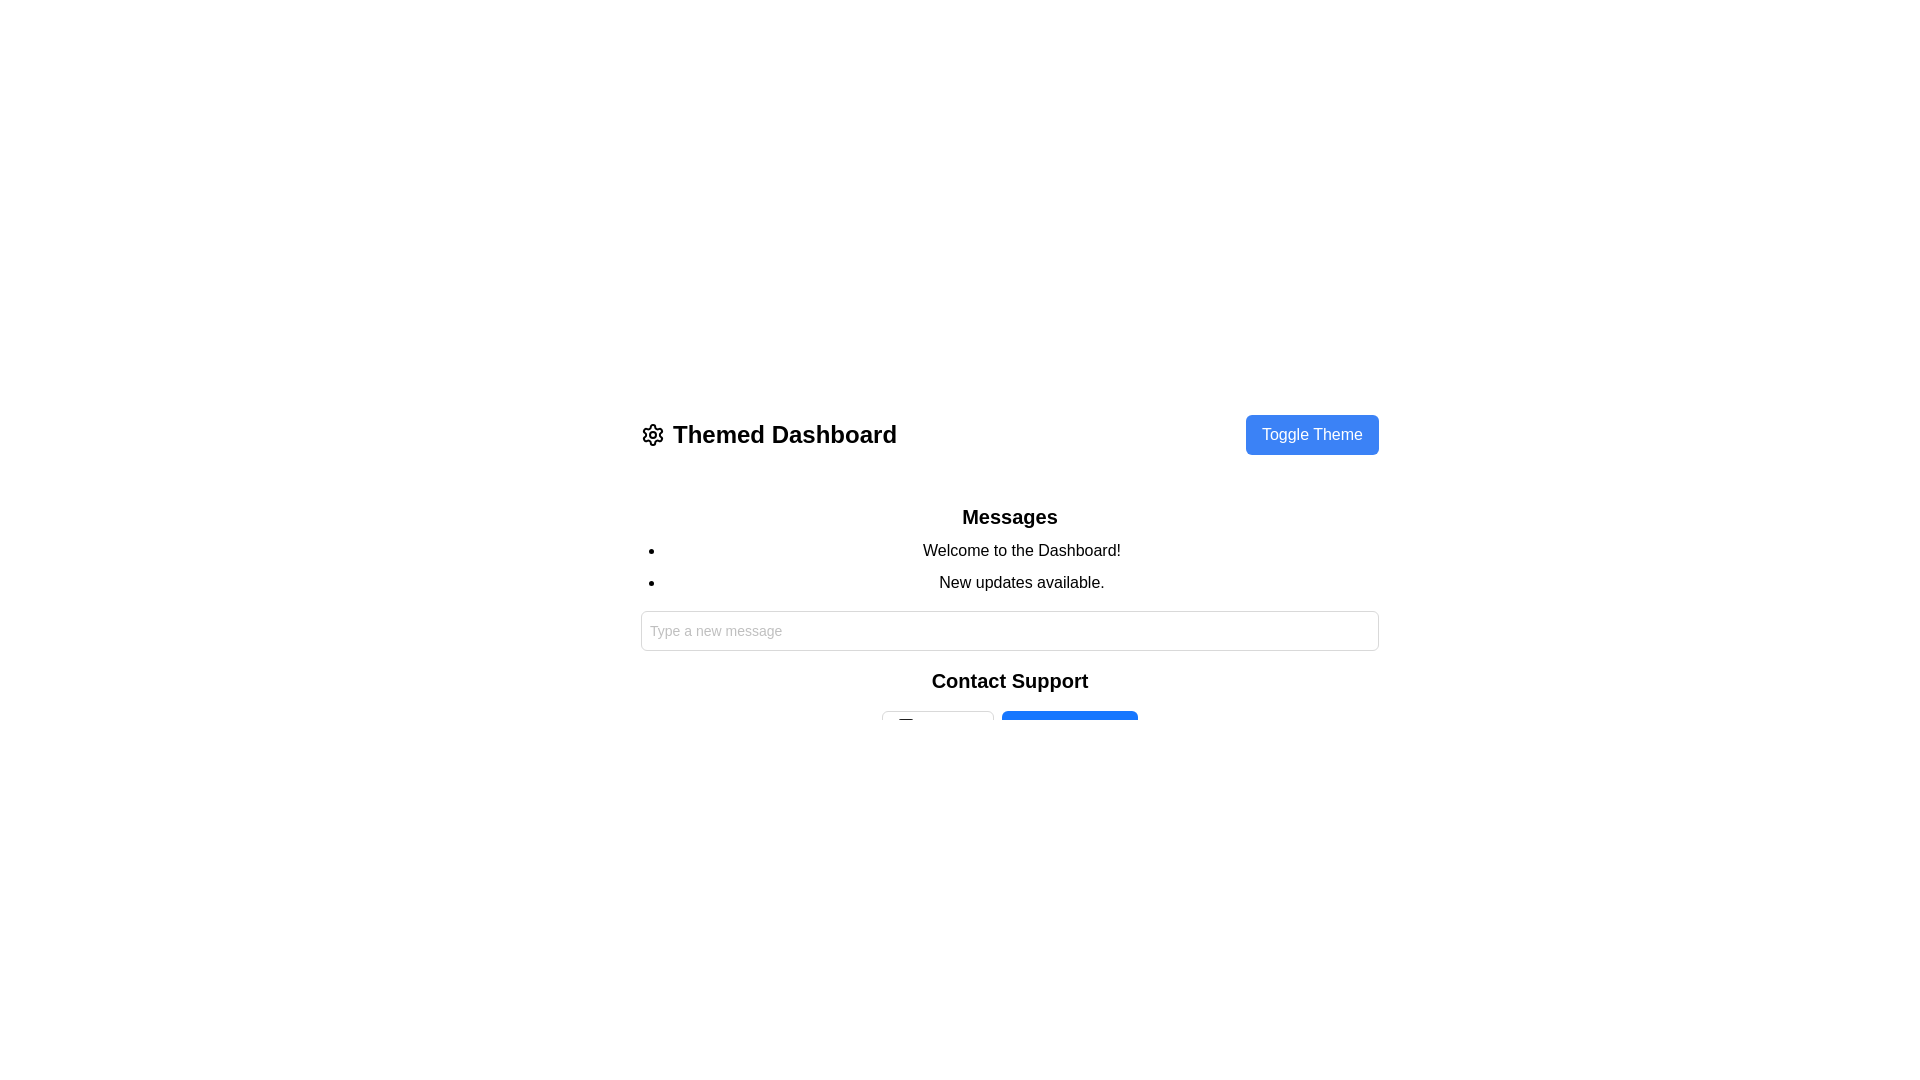 Image resolution: width=1920 pixels, height=1080 pixels. What do you see at coordinates (1069, 726) in the screenshot?
I see `the button labeled 'Visit Help Center'` at bounding box center [1069, 726].